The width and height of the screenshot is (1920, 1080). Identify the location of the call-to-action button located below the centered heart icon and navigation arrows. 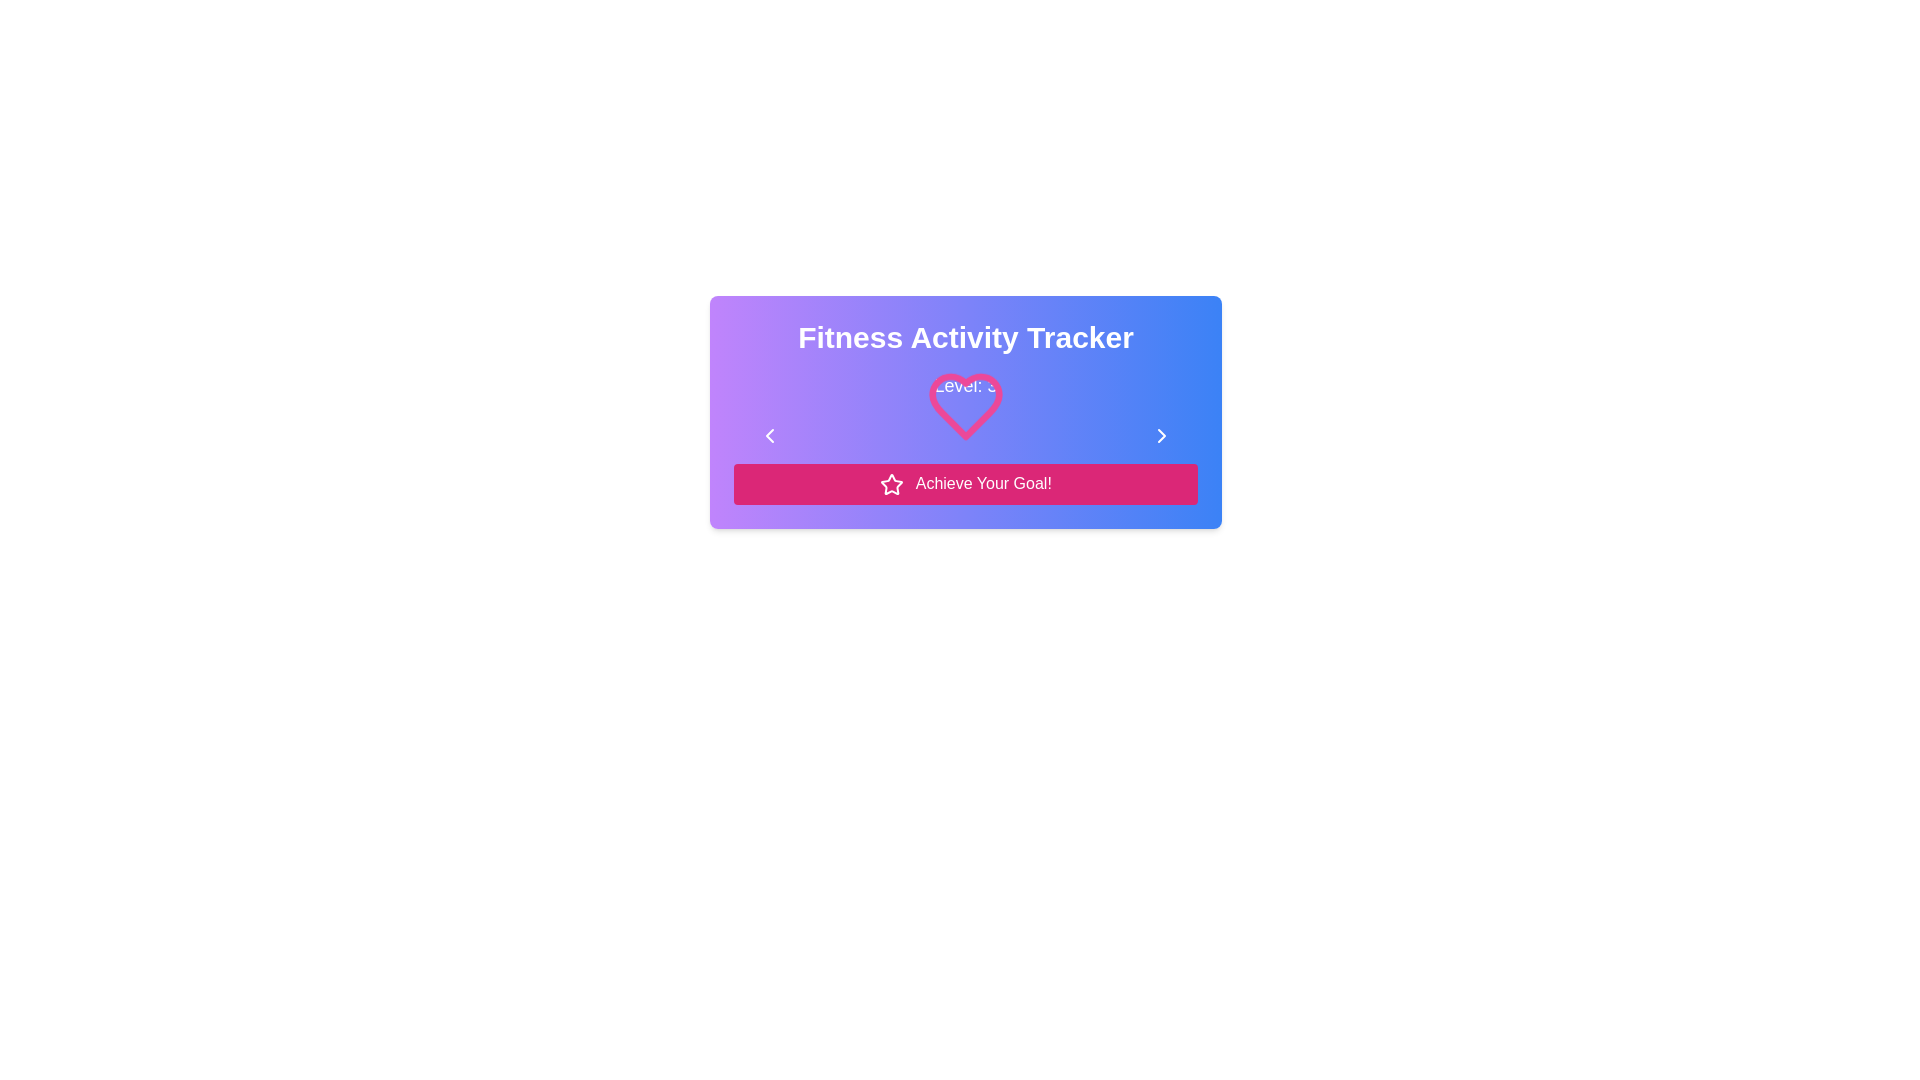
(965, 483).